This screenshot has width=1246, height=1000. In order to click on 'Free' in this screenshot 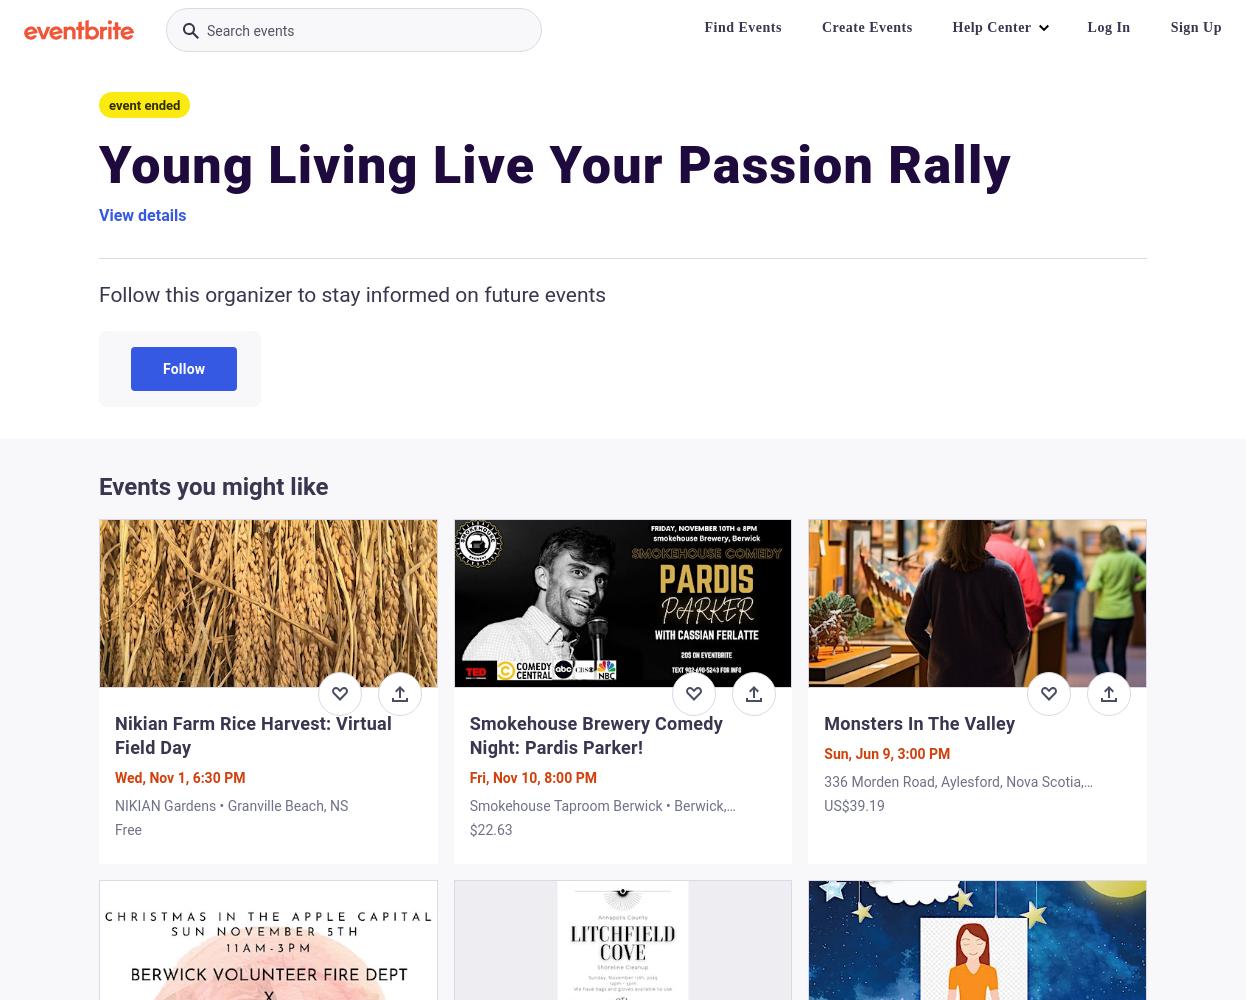, I will do `click(127, 829)`.